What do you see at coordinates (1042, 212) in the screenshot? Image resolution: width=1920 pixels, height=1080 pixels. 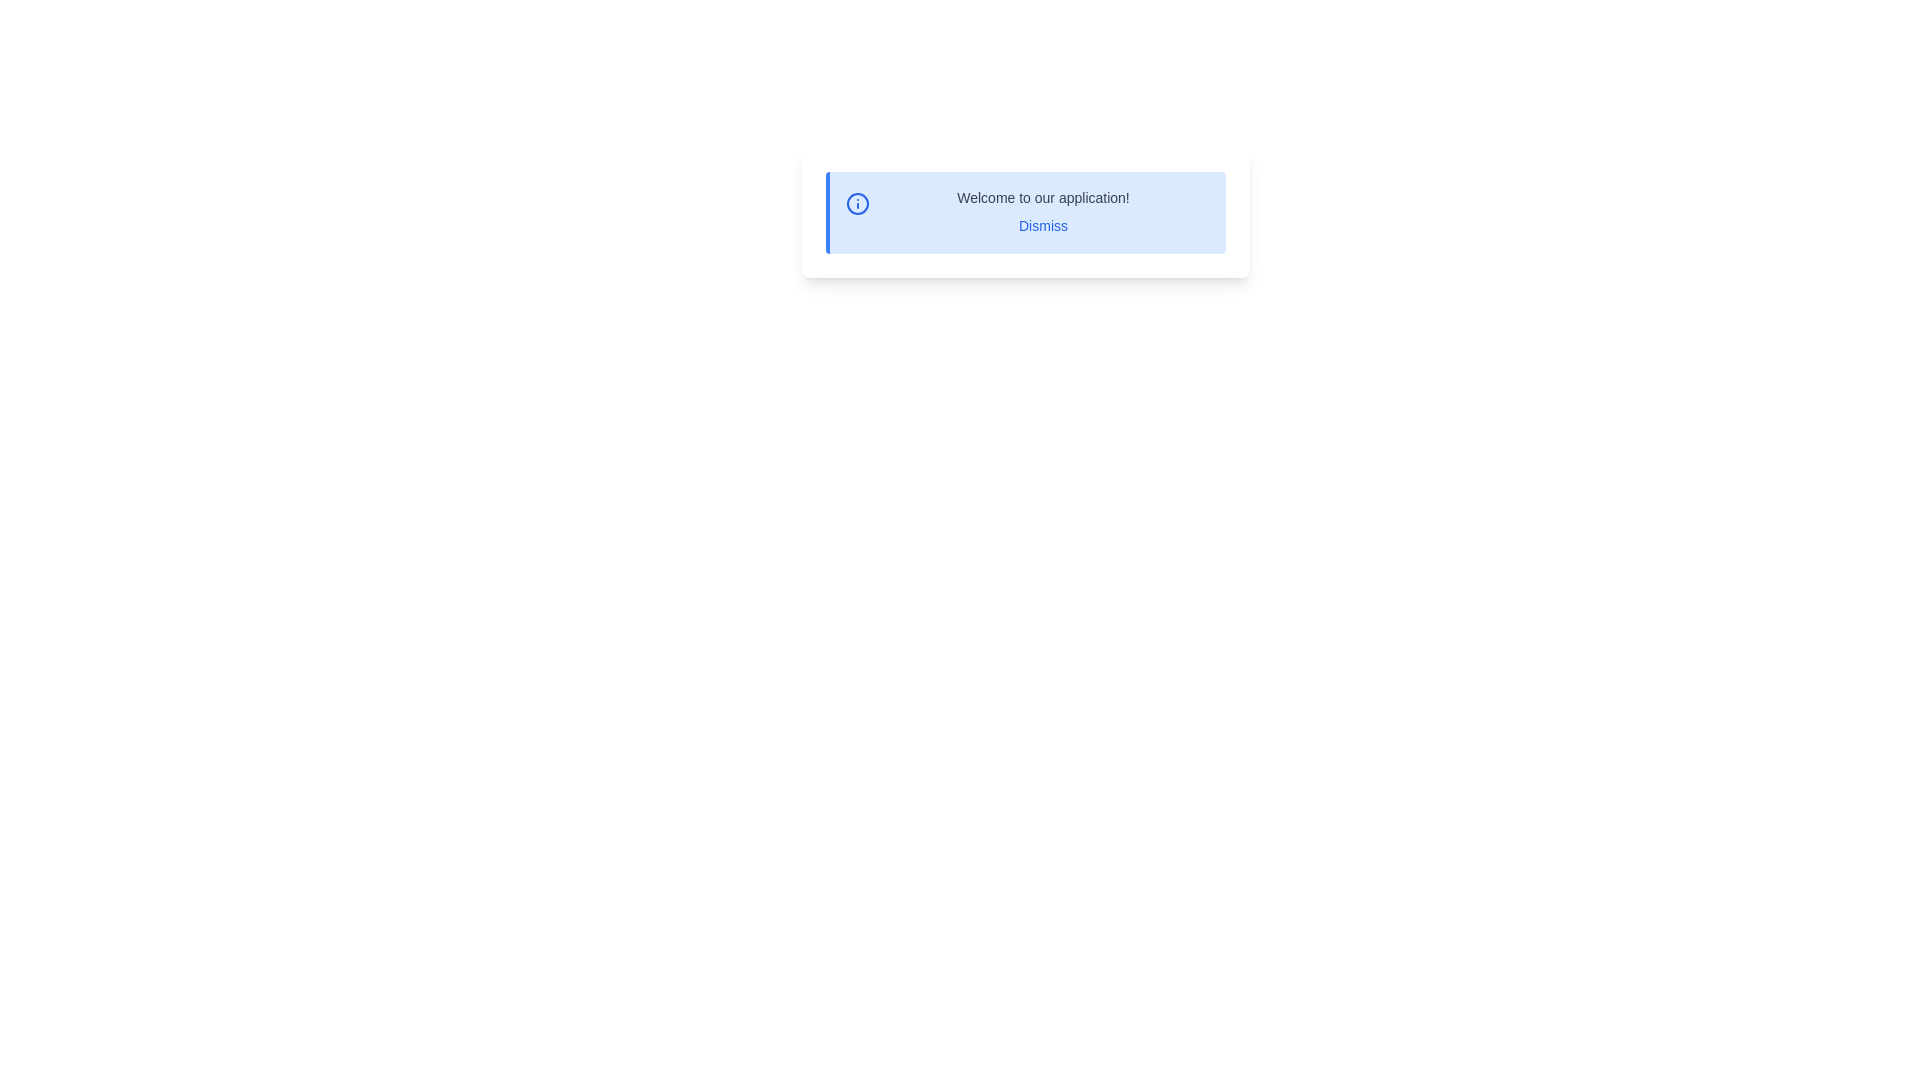 I see `the 'Dismiss' text located in the central-right section of the notification box` at bounding box center [1042, 212].